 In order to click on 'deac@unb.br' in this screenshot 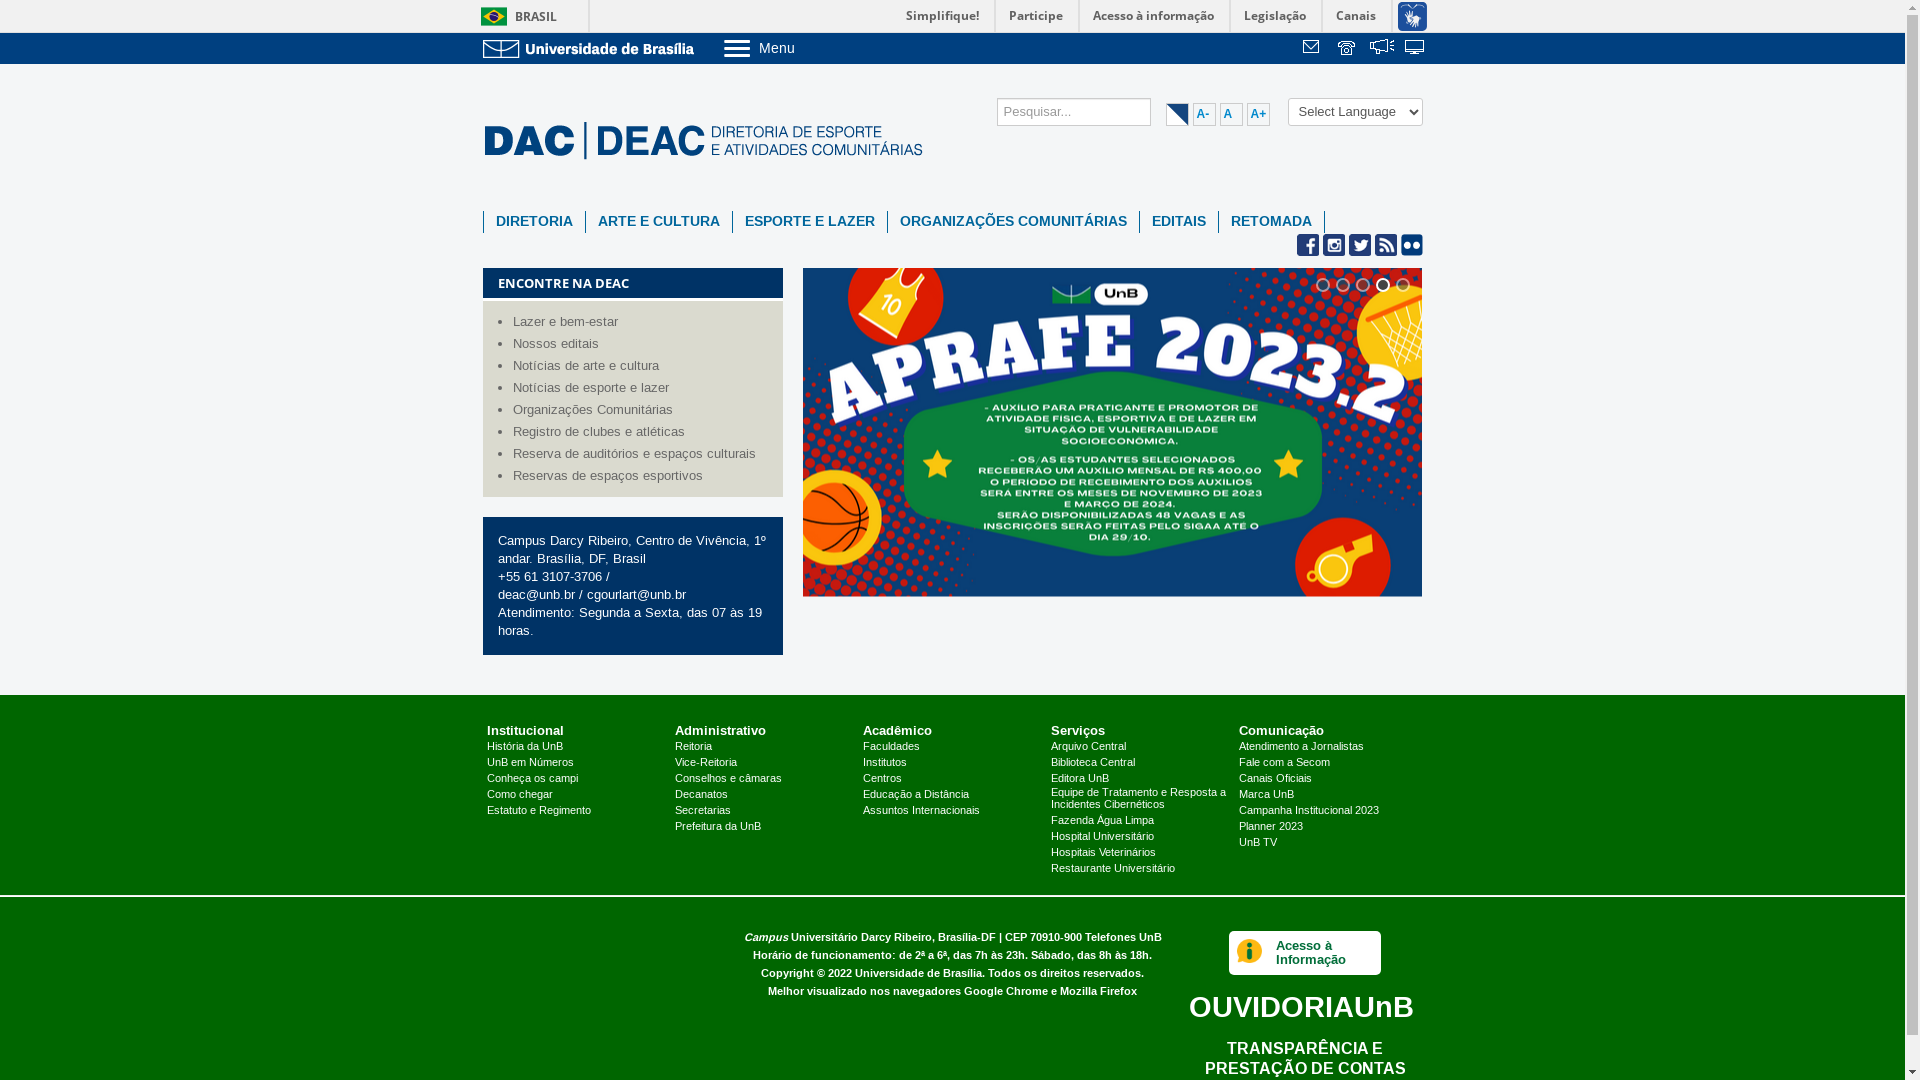, I will do `click(536, 593)`.